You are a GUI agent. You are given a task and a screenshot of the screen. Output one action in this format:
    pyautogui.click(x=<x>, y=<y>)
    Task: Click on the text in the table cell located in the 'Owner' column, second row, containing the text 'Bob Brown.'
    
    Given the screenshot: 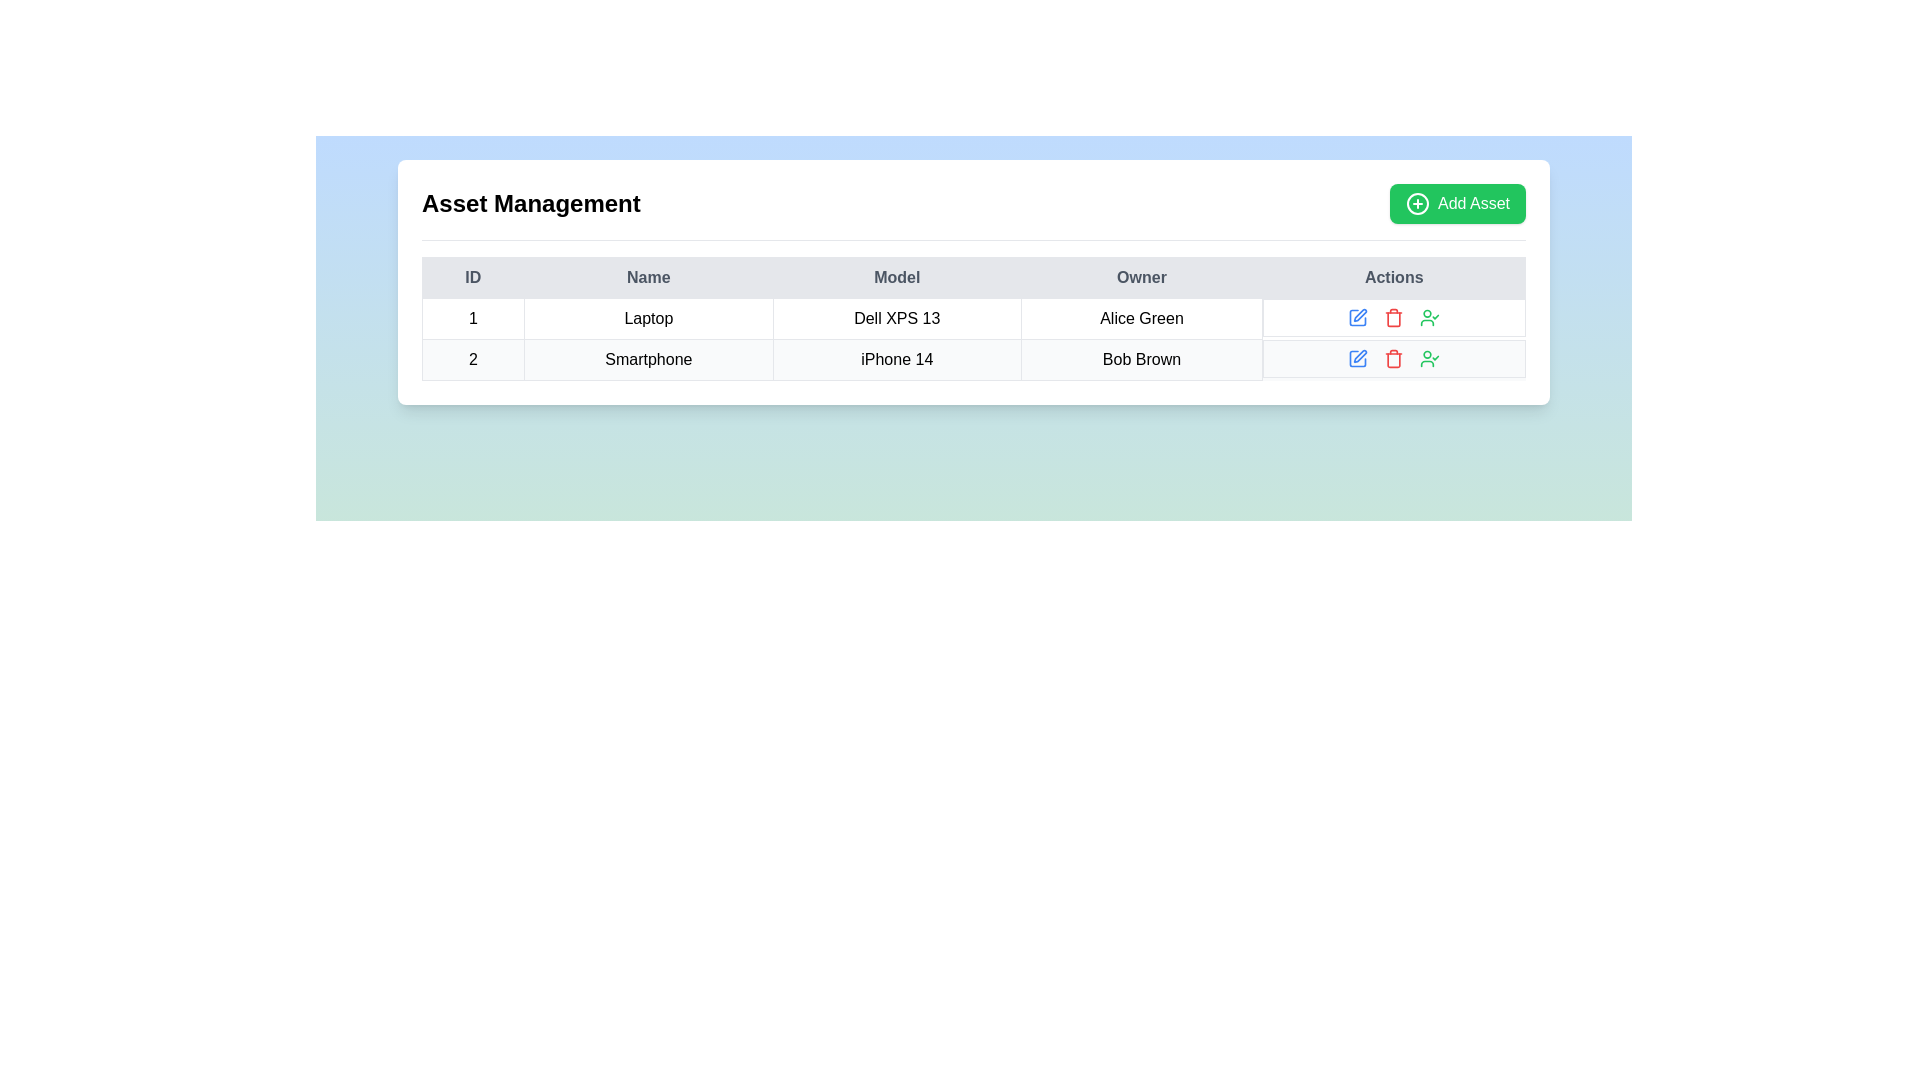 What is the action you would take?
    pyautogui.click(x=1142, y=358)
    